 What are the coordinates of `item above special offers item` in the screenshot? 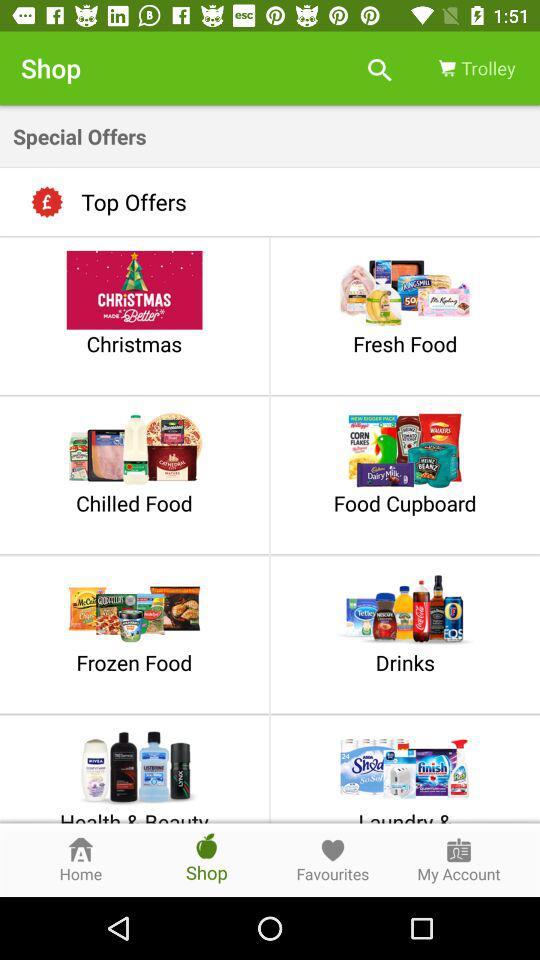 It's located at (474, 68).